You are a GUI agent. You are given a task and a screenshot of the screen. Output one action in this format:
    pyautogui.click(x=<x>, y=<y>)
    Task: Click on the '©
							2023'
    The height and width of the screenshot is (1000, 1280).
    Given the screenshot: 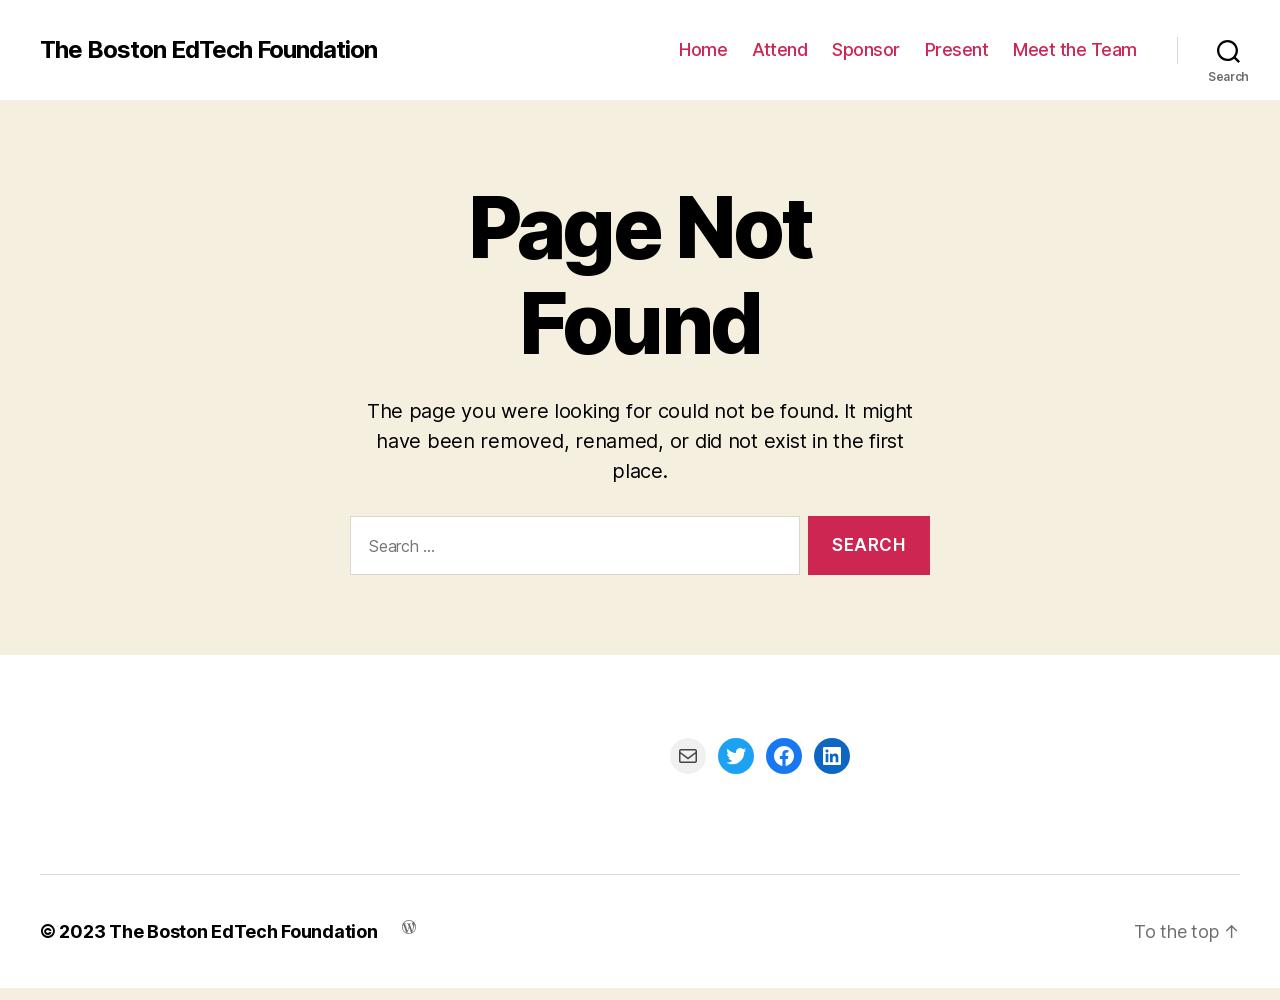 What is the action you would take?
    pyautogui.click(x=39, y=930)
    